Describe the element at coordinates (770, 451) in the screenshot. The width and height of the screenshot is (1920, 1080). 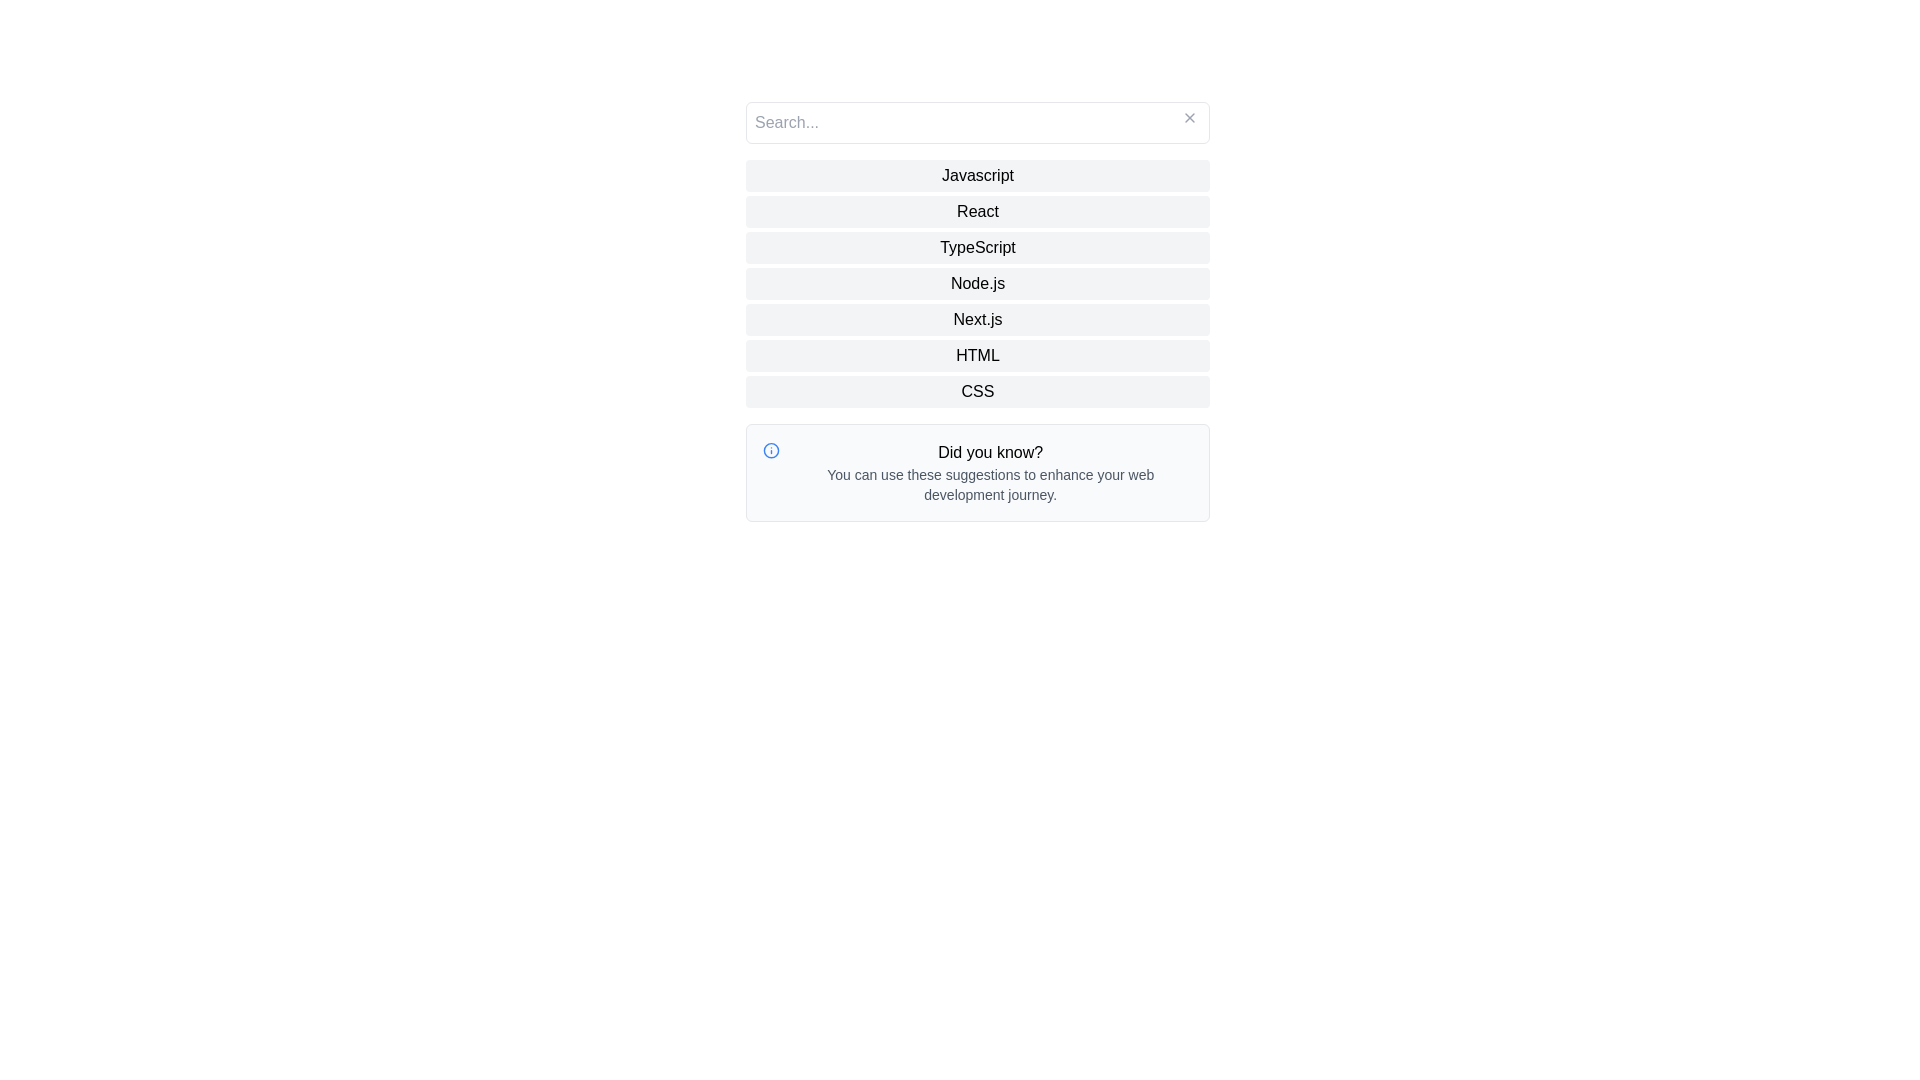
I see `the informational icon located at the top-left corner of the rectangular card` at that location.